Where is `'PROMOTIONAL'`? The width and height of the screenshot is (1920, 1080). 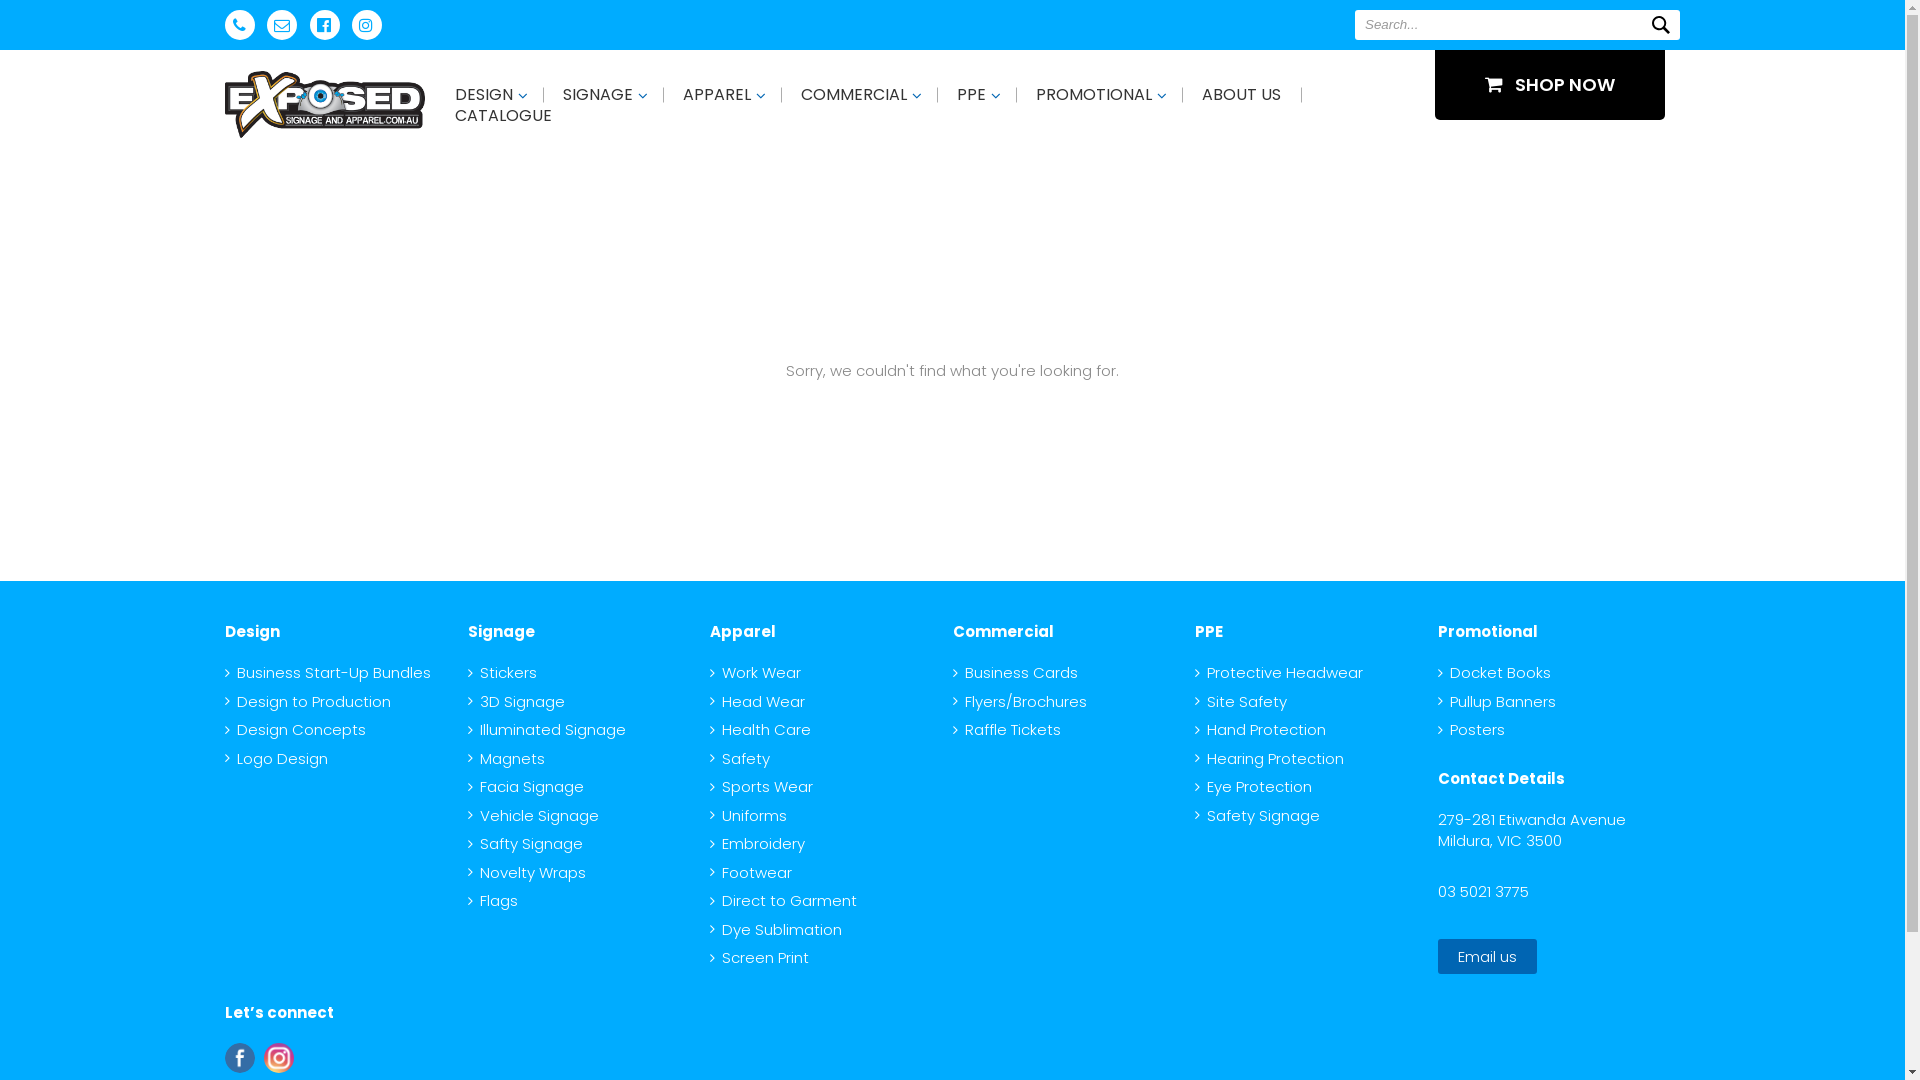 'PROMOTIONAL' is located at coordinates (1093, 94).